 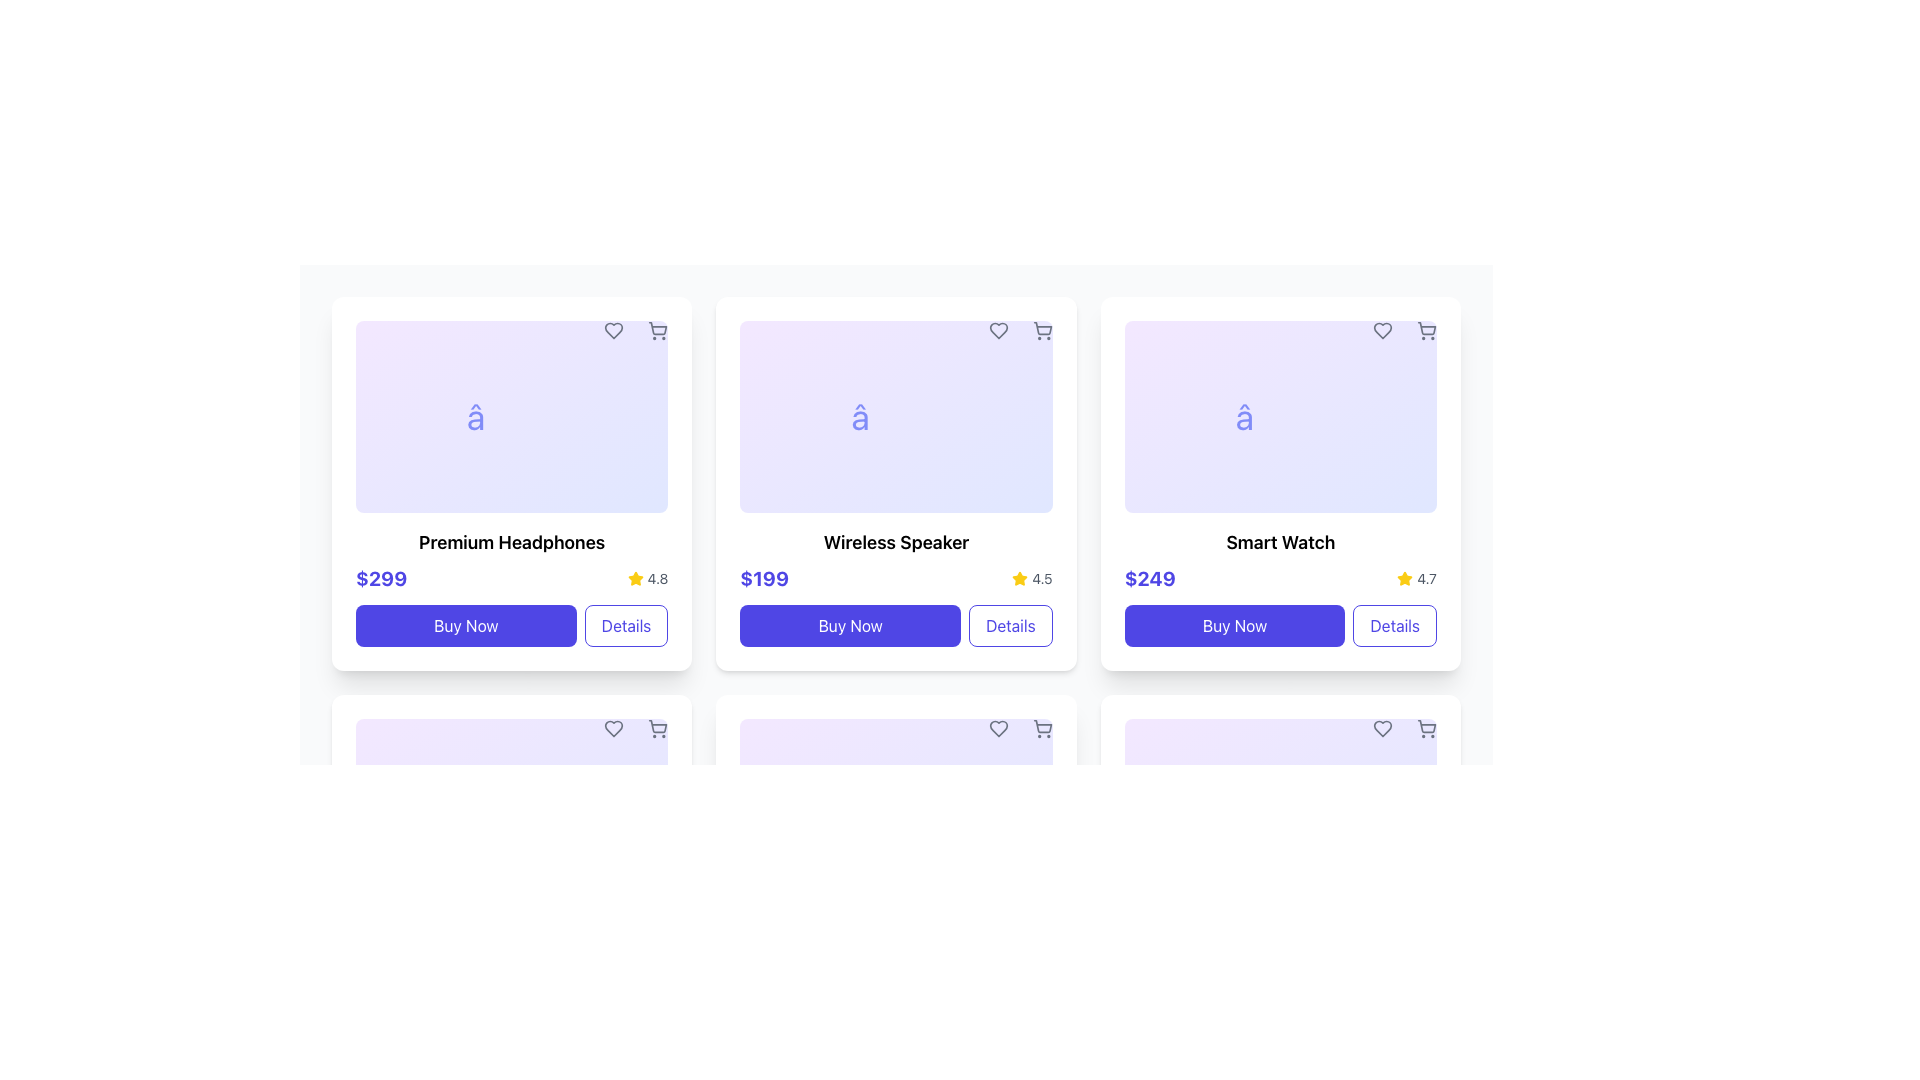 What do you see at coordinates (1032, 578) in the screenshot?
I see `the Rating display in the second product card ('Wireless Speaker'), located at the bottom-right corner adjacent to the price and above the 'Details' button` at bounding box center [1032, 578].